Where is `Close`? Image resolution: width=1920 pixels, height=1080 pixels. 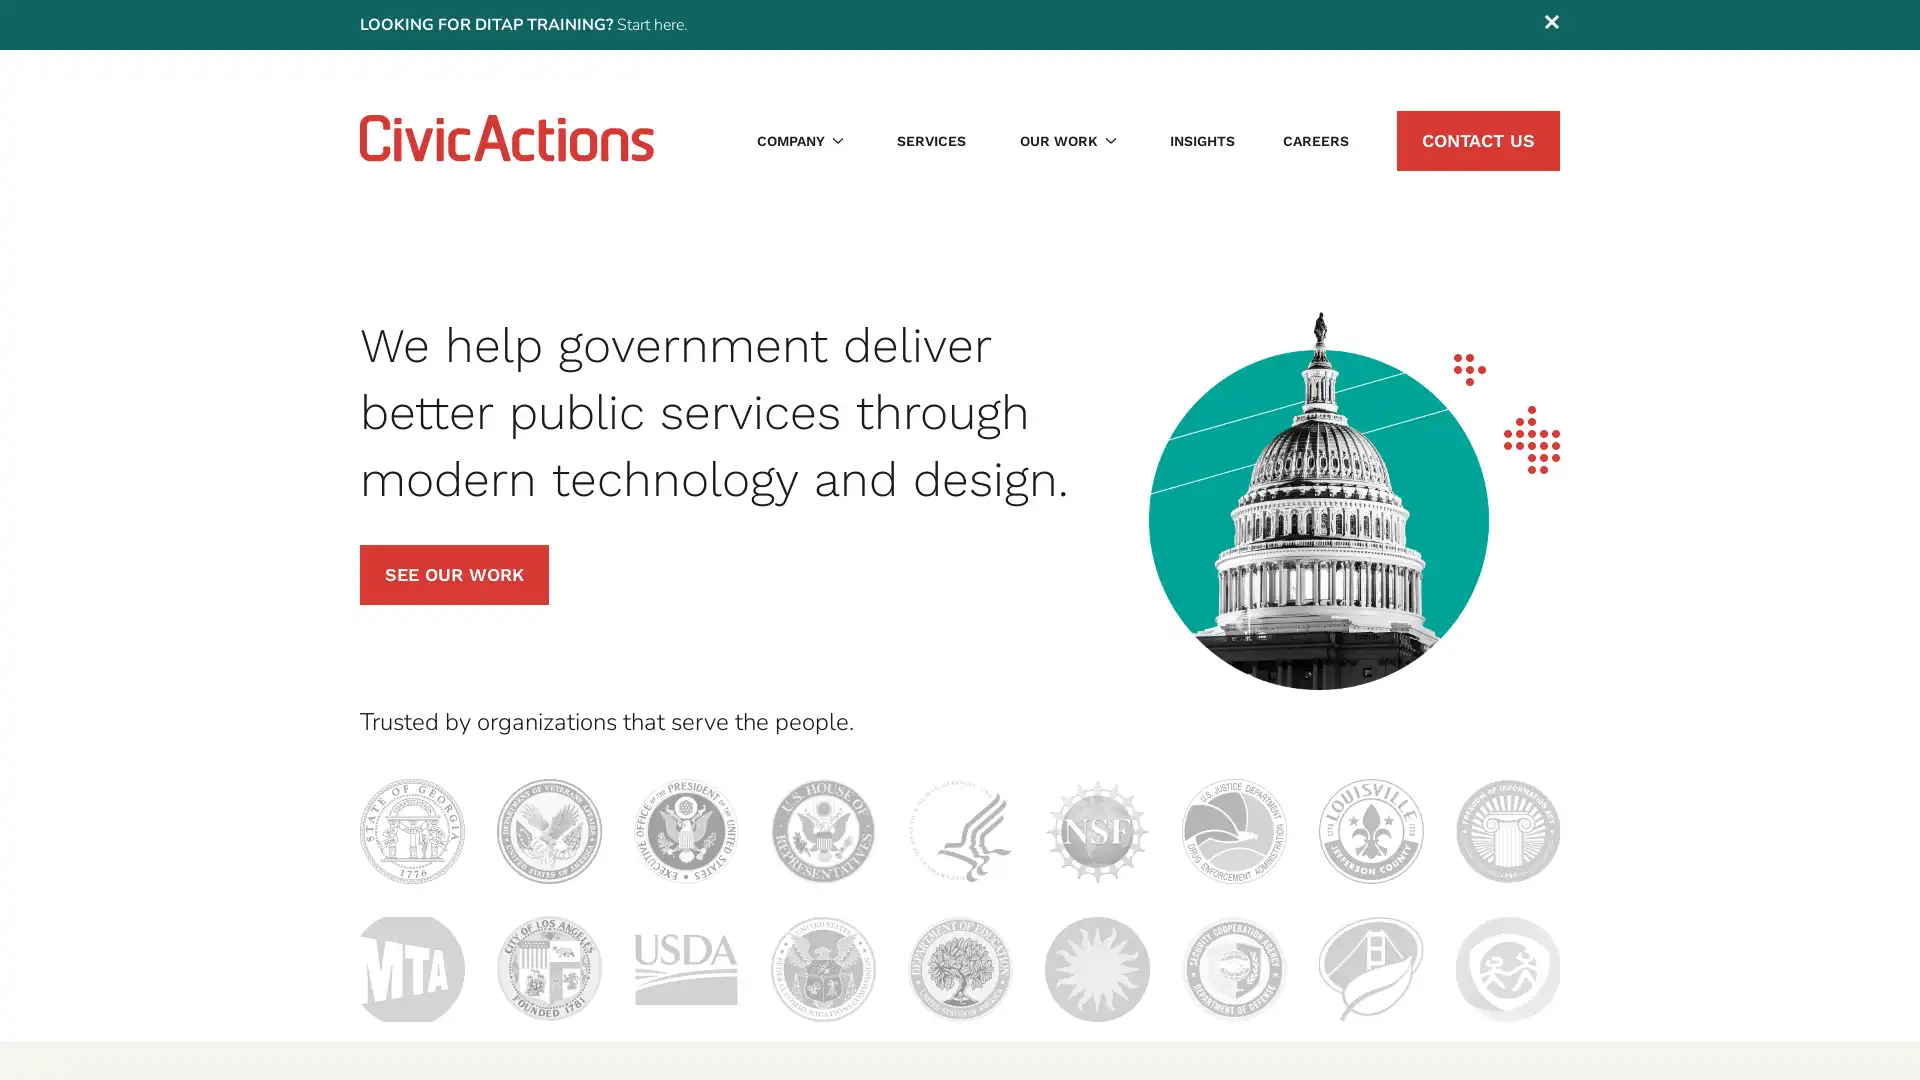 Close is located at coordinates (1550, 24).